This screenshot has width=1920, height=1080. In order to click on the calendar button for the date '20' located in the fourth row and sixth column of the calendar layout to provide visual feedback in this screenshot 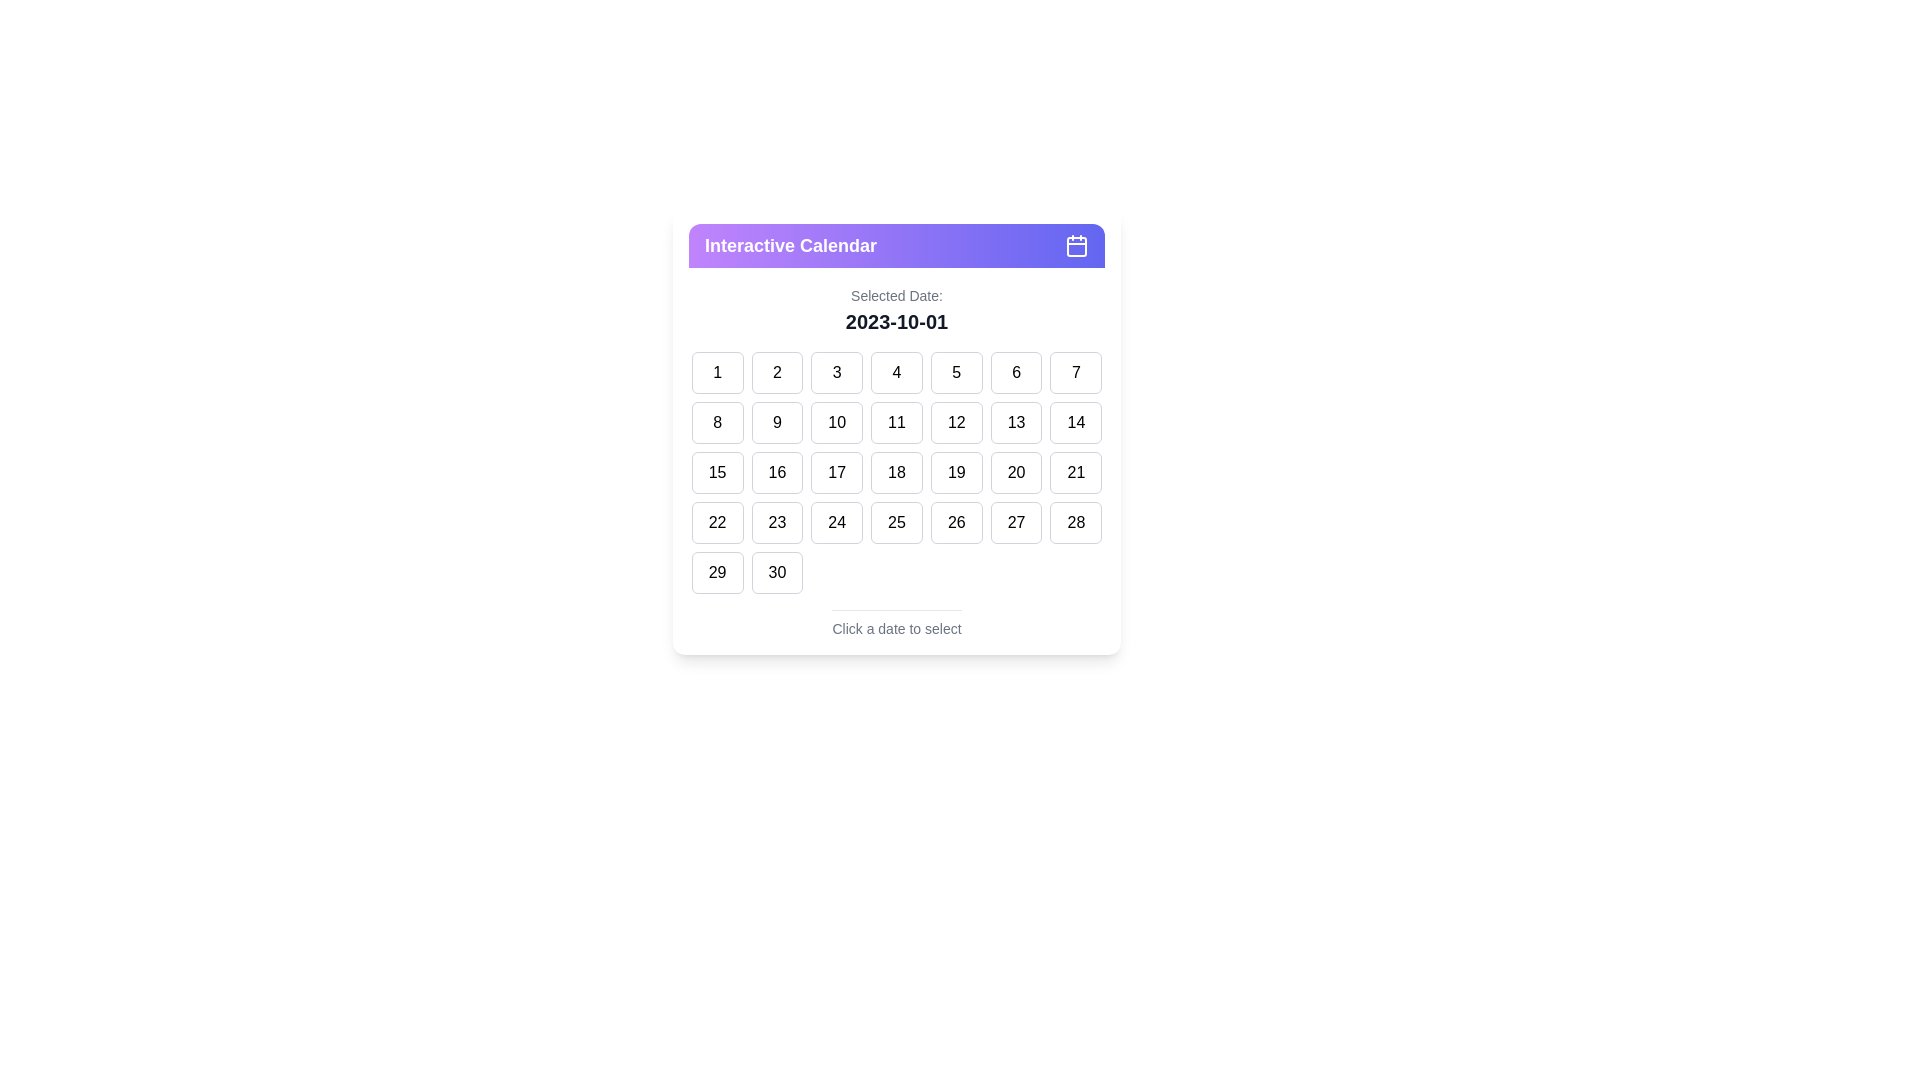, I will do `click(1016, 473)`.